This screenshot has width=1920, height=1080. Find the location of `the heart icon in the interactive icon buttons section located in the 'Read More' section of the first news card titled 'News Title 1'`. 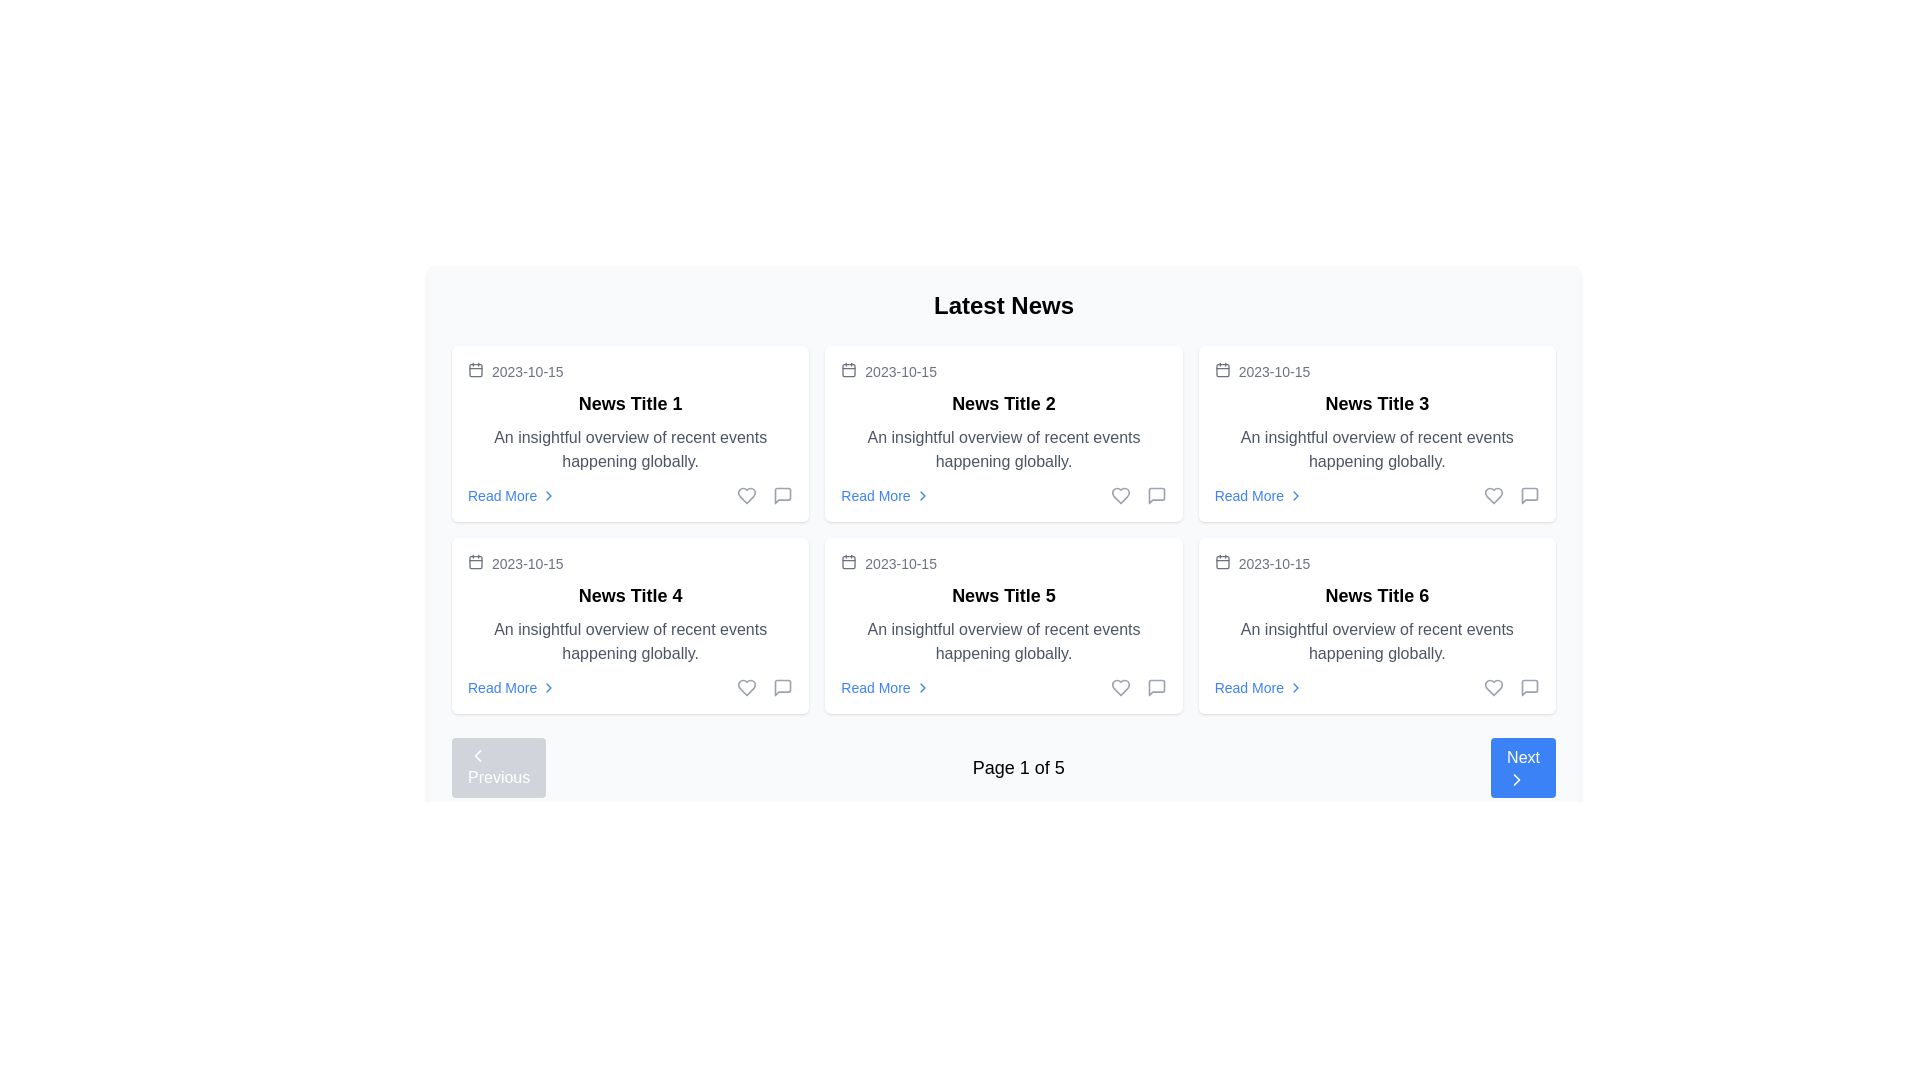

the heart icon in the interactive icon buttons section located in the 'Read More' section of the first news card titled 'News Title 1' is located at coordinates (764, 495).